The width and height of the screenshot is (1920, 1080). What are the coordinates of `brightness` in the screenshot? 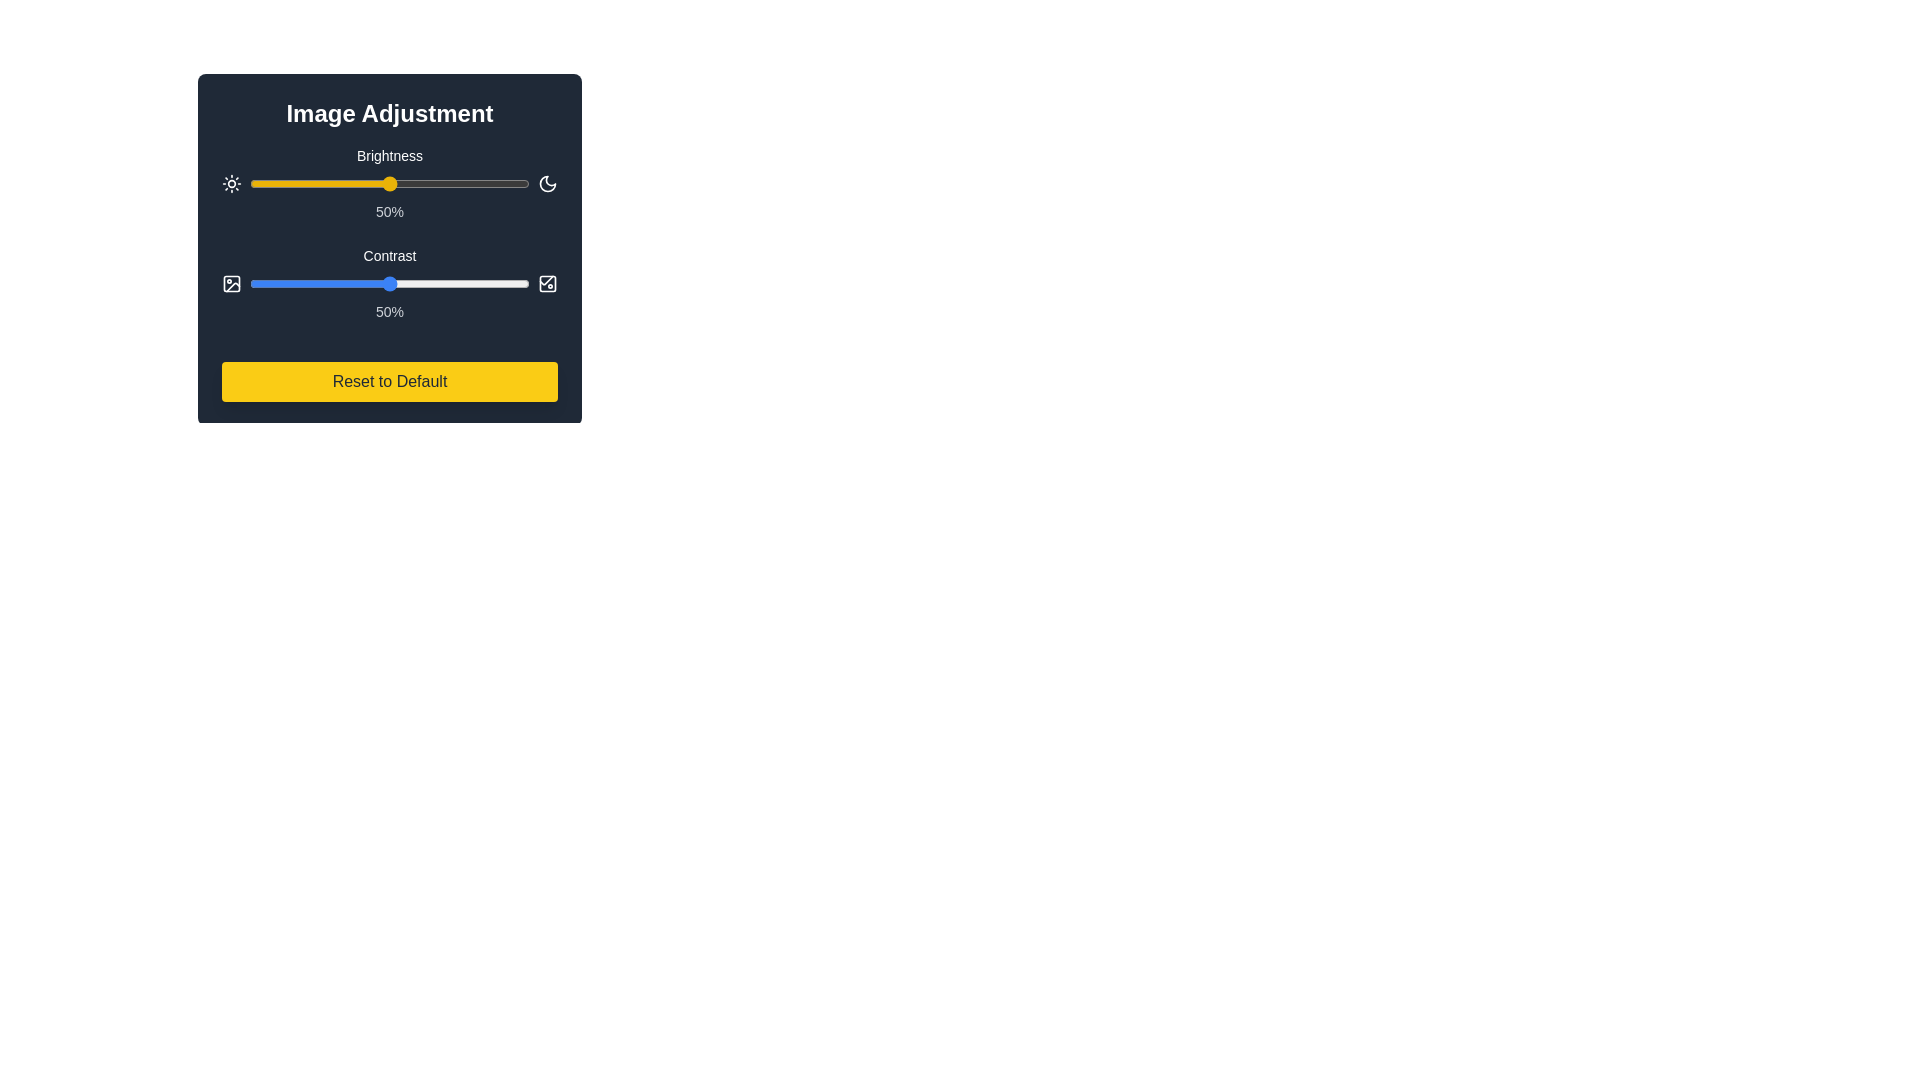 It's located at (518, 184).